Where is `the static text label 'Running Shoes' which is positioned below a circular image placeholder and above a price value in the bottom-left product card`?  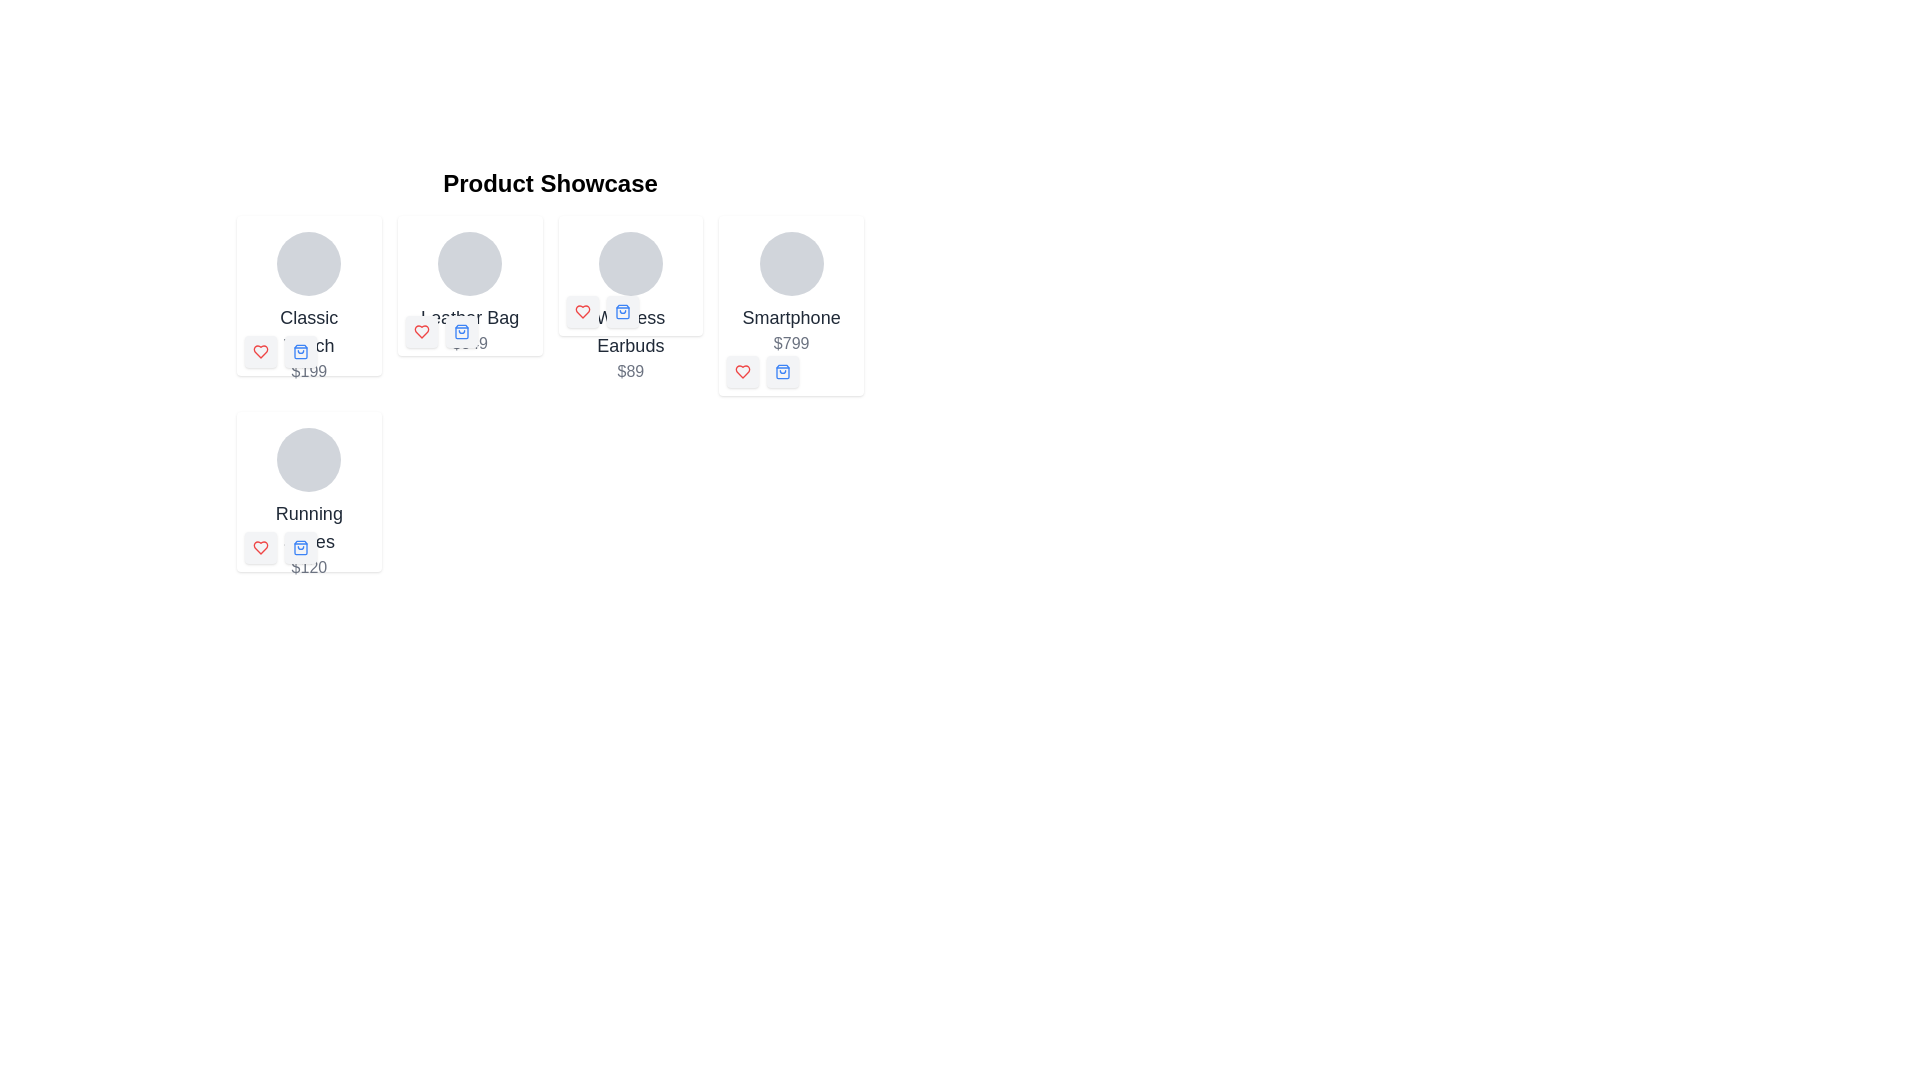
the static text label 'Running Shoes' which is positioned below a circular image placeholder and above a price value in the bottom-left product card is located at coordinates (308, 527).